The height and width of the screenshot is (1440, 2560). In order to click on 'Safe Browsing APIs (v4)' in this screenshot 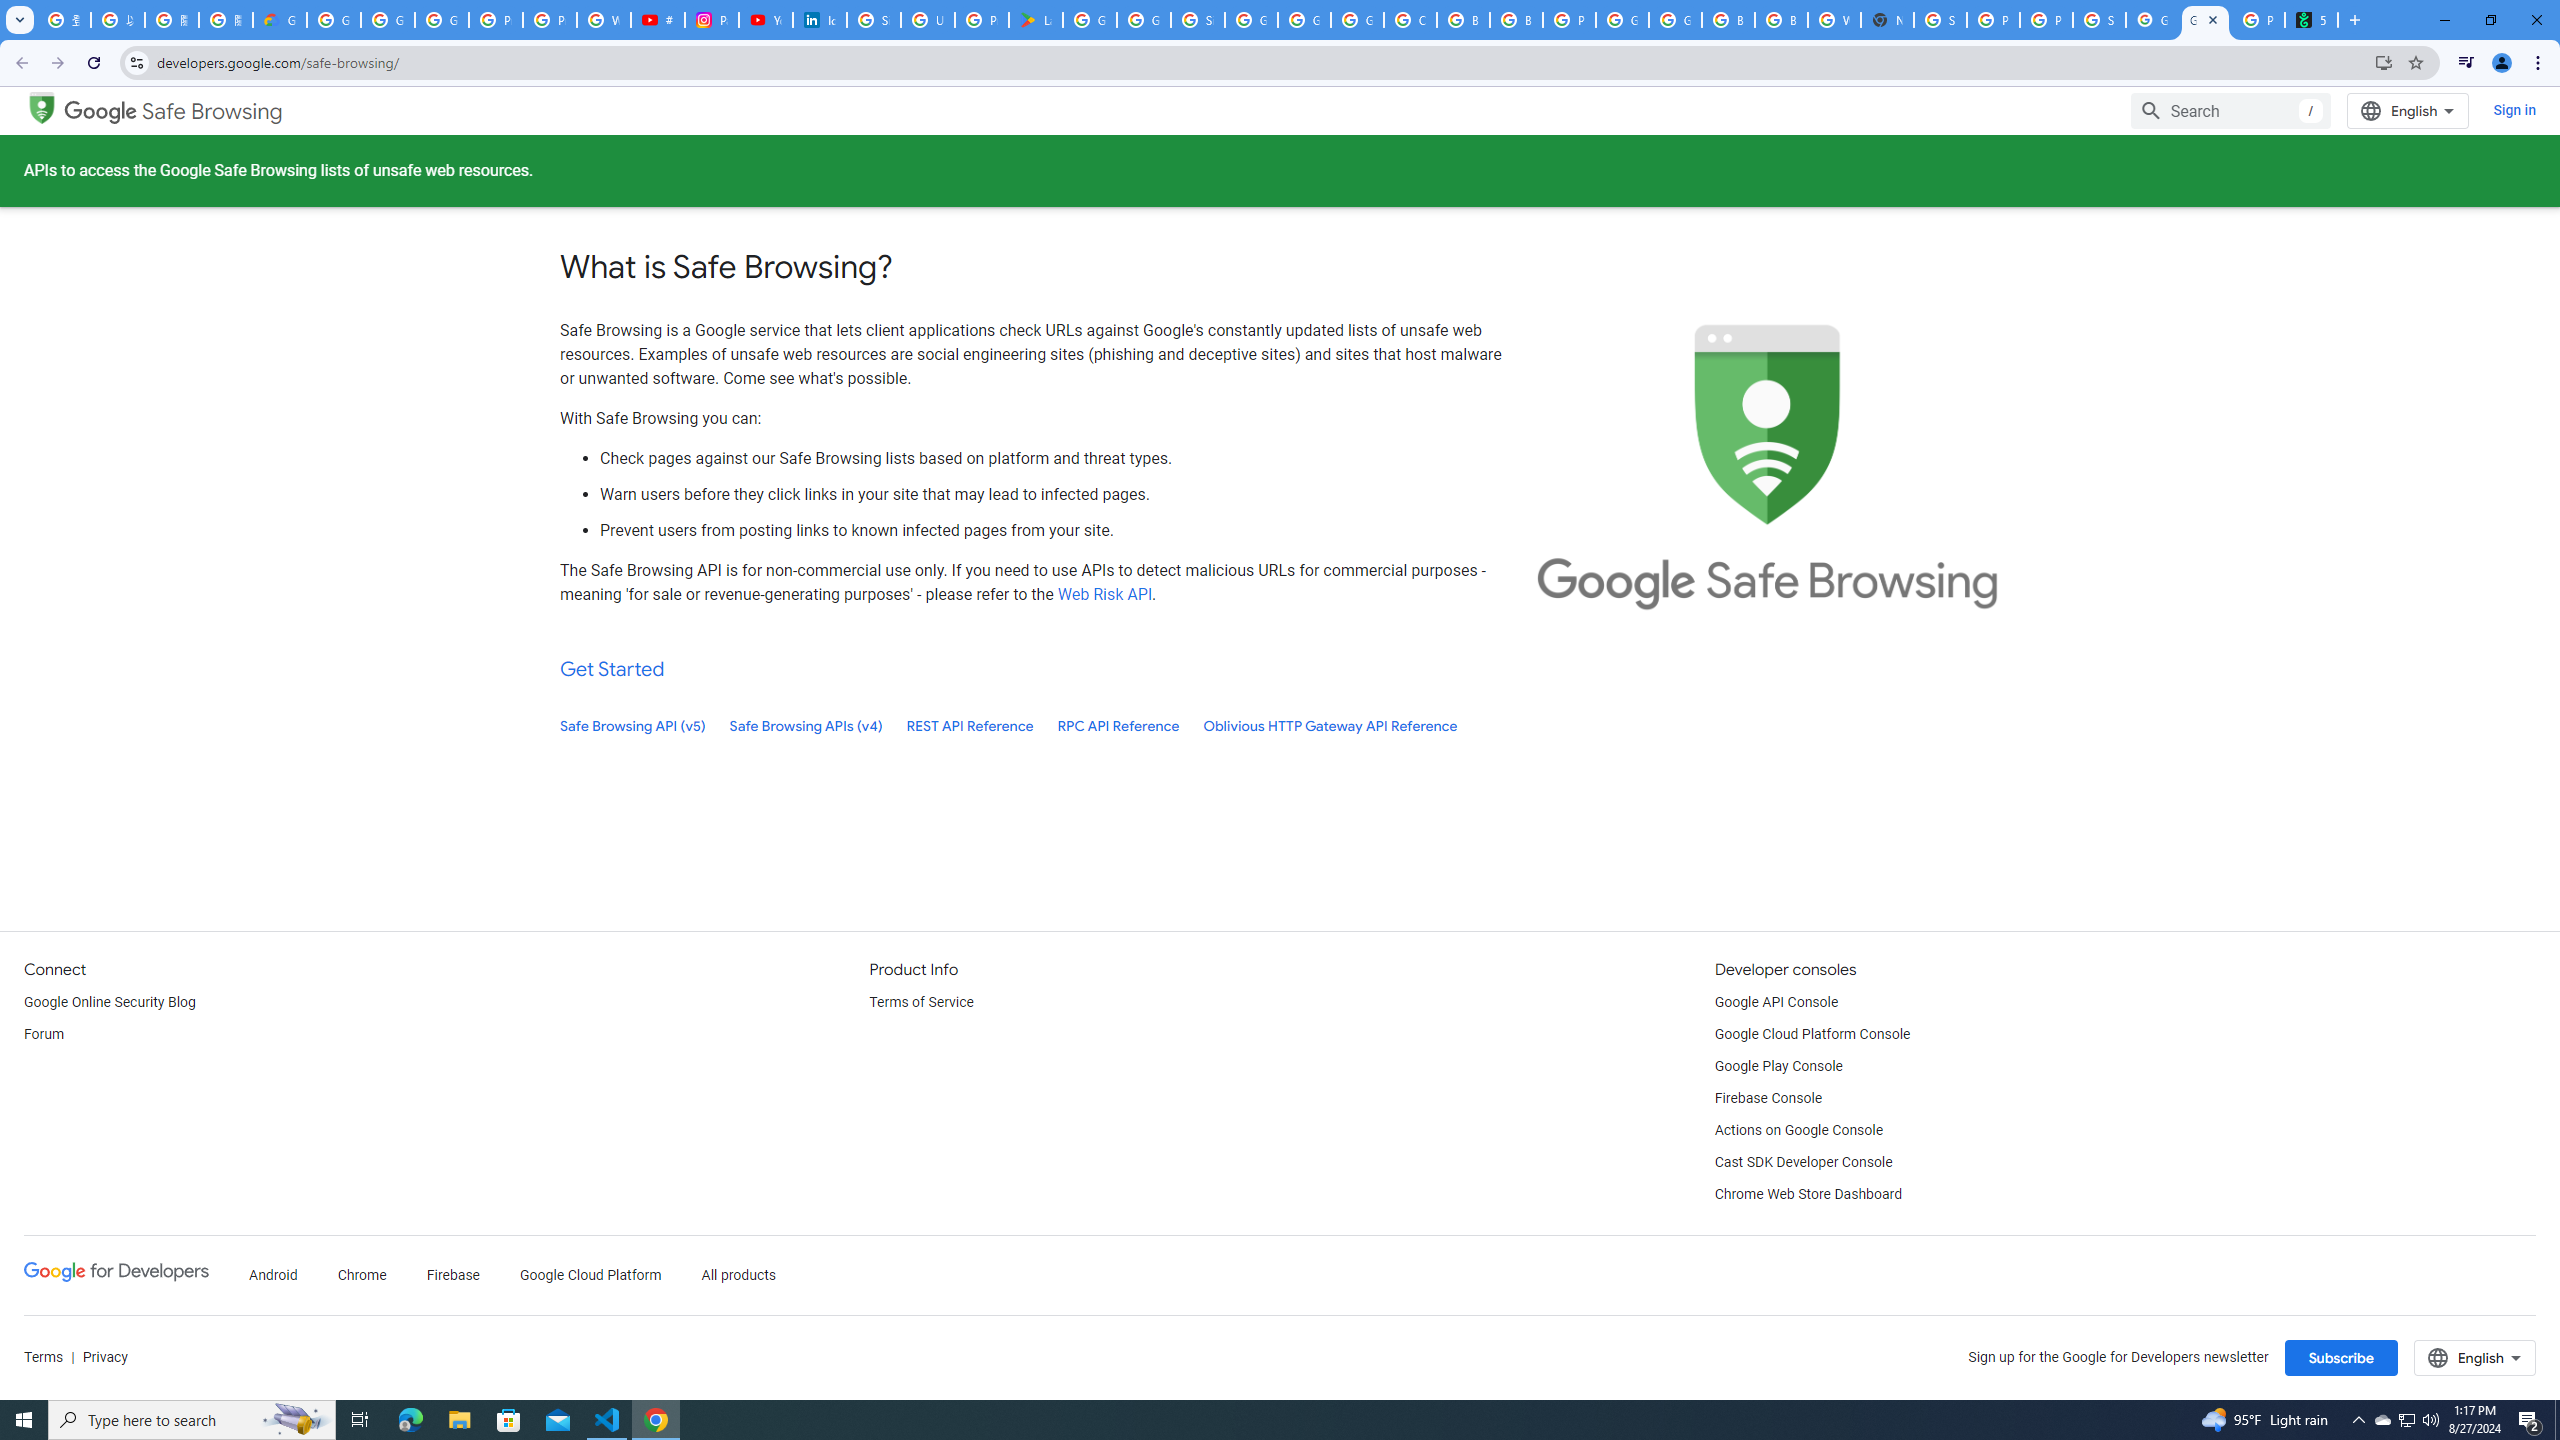, I will do `click(806, 725)`.